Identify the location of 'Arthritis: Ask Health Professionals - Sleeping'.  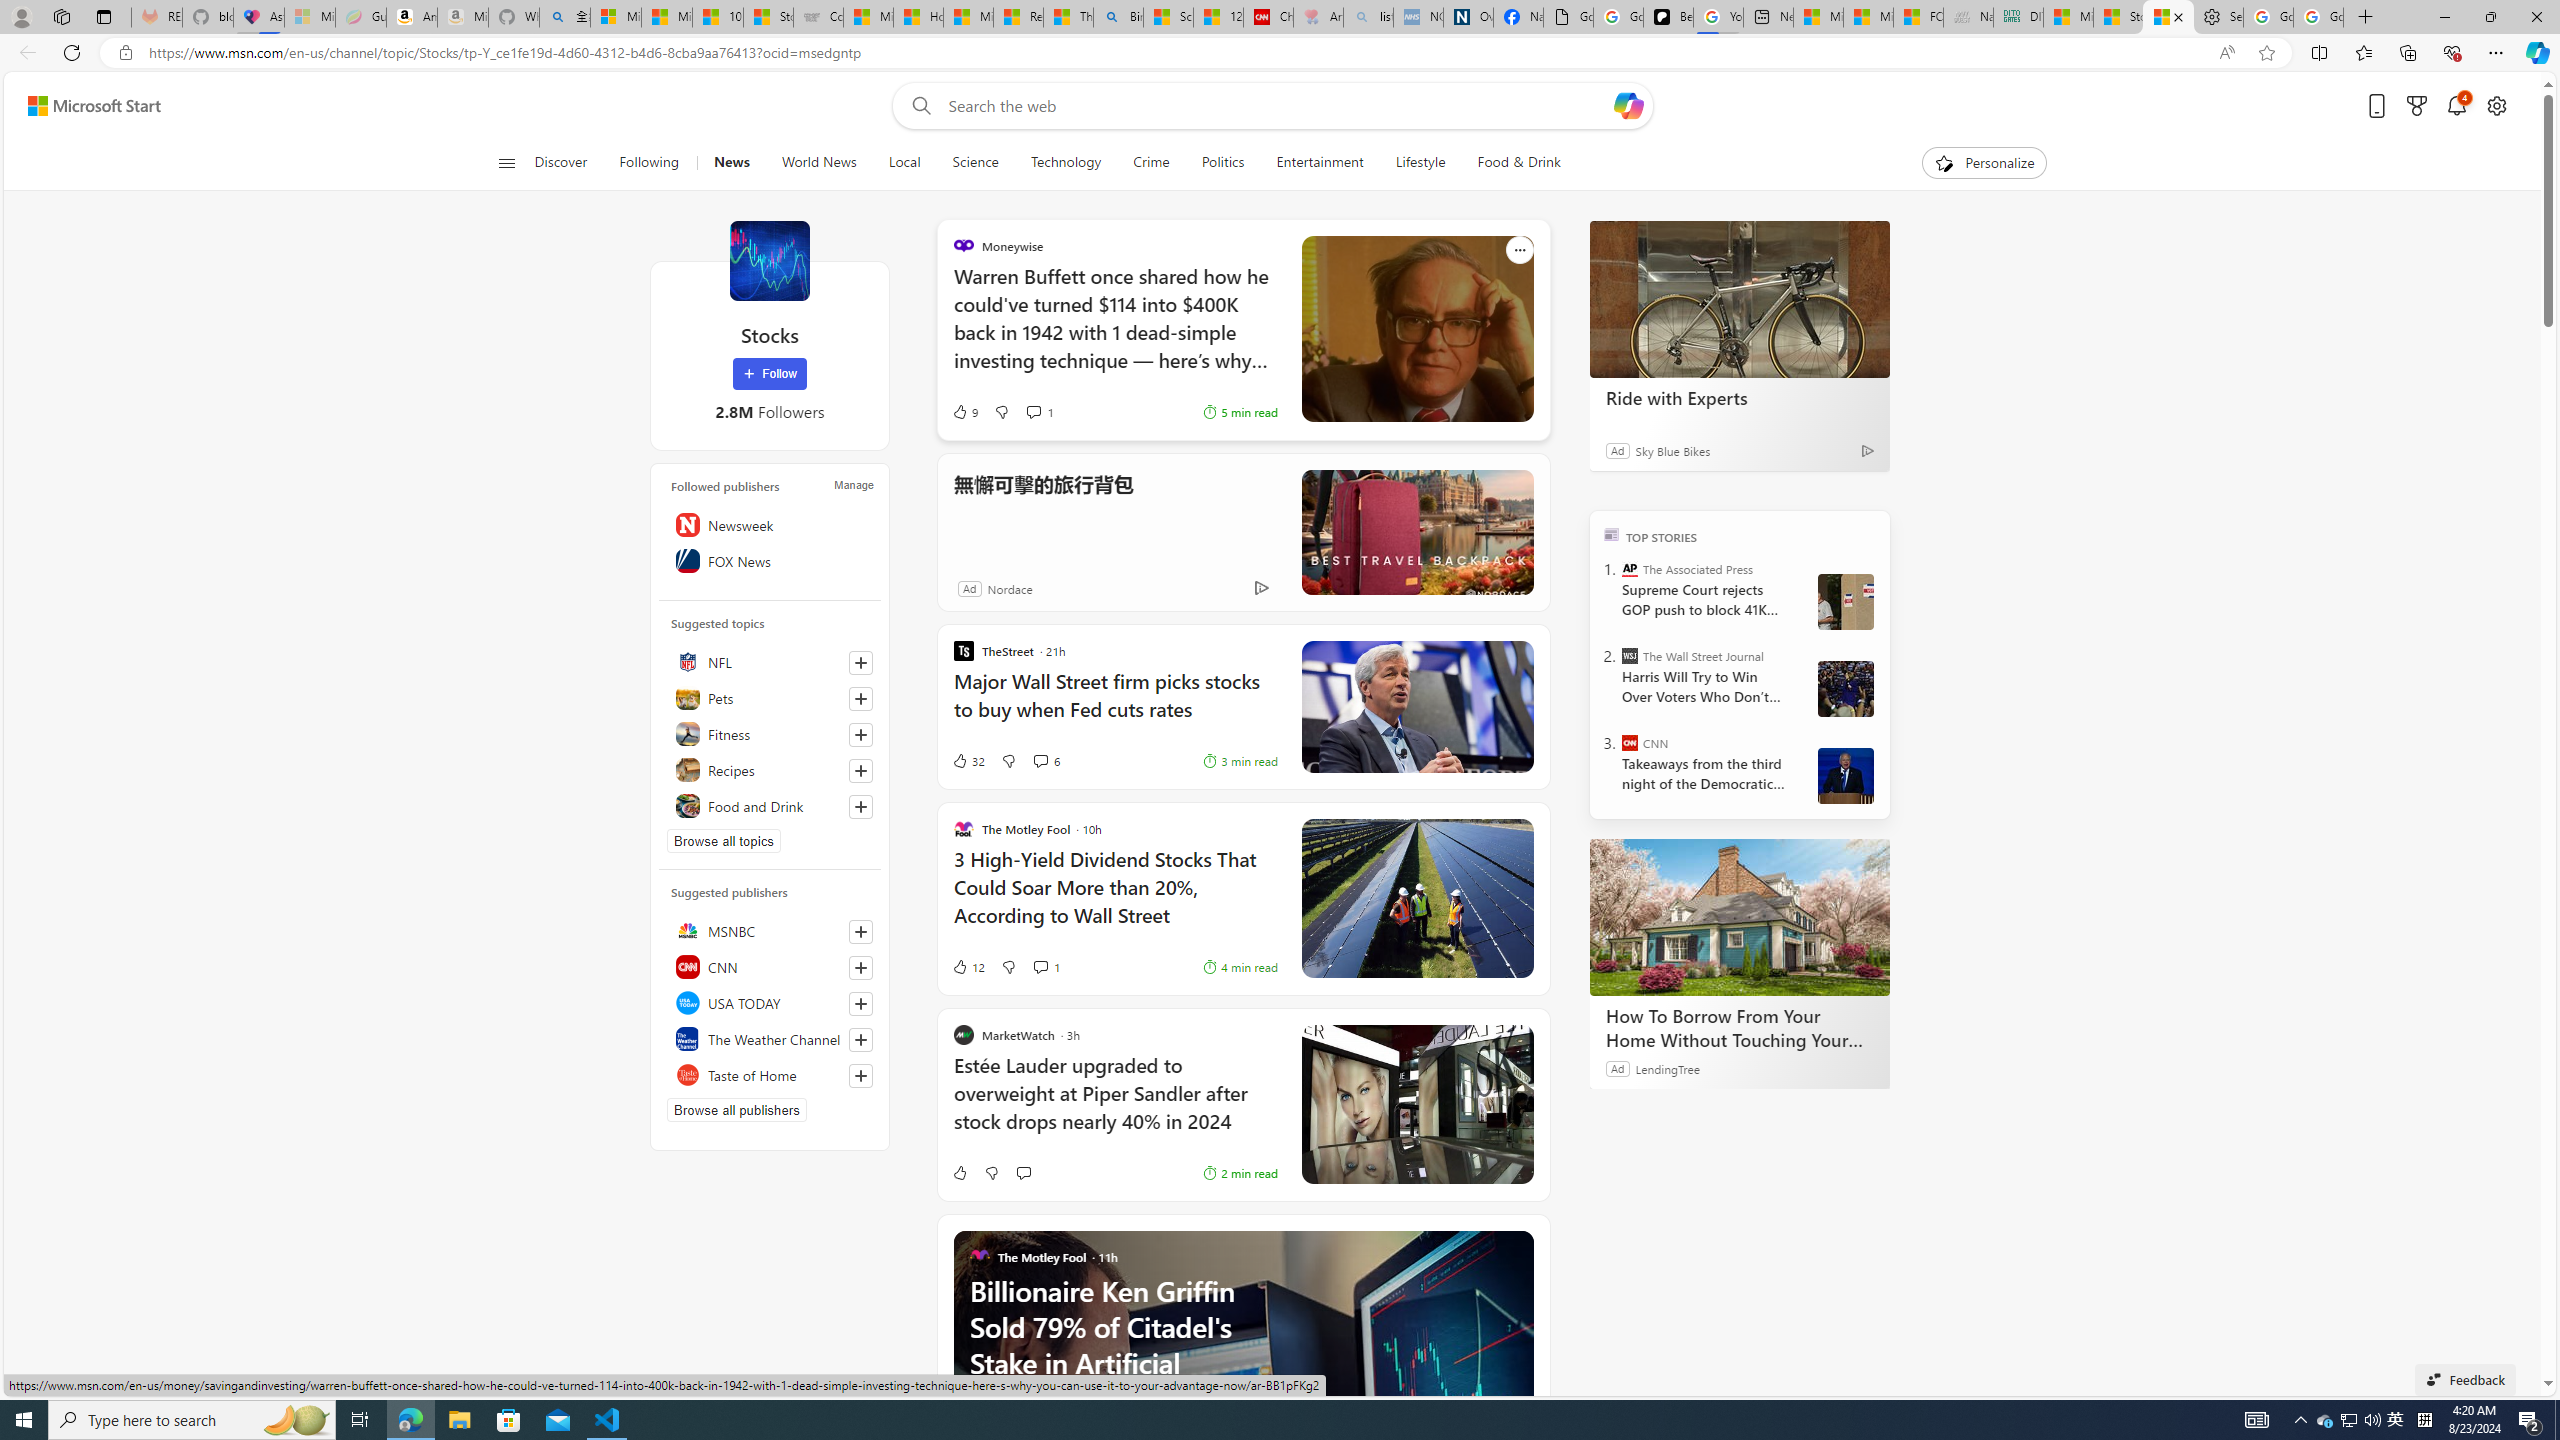
(1317, 16).